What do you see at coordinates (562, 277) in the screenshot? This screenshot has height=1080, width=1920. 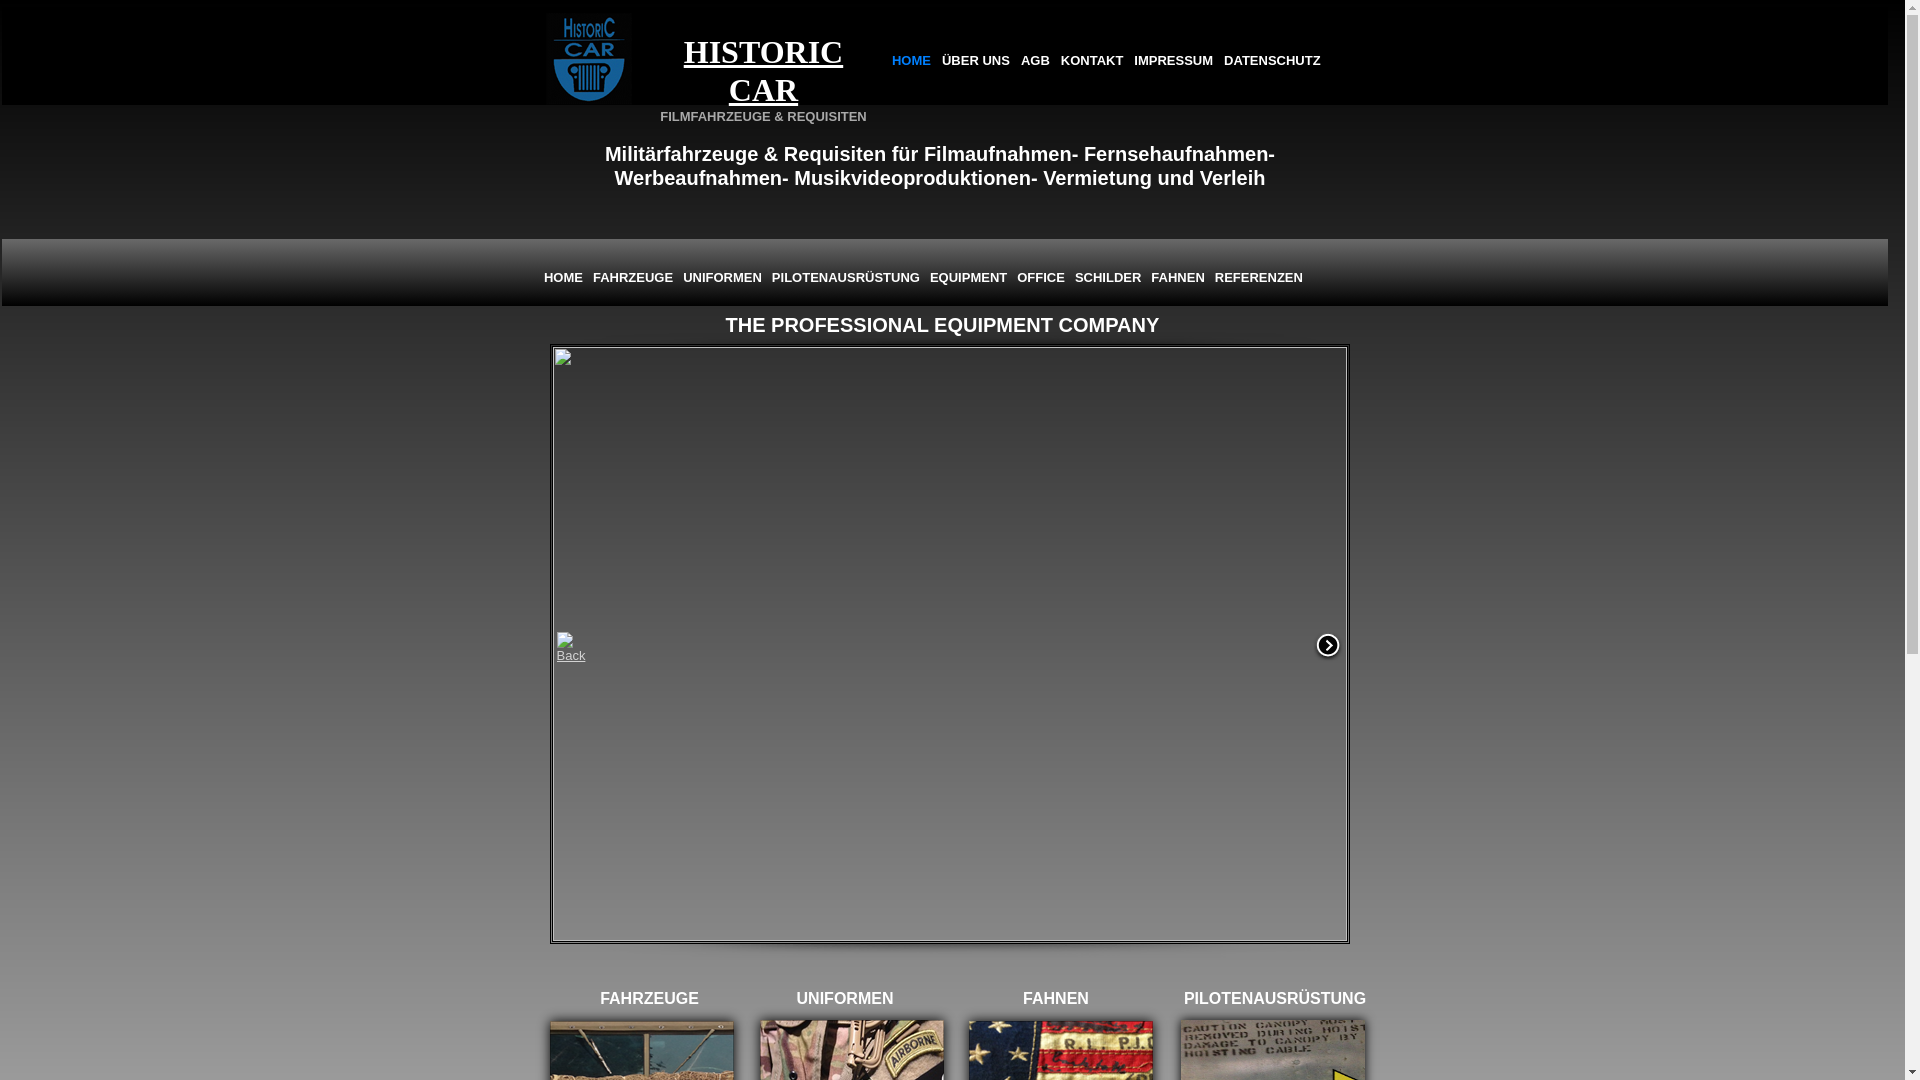 I see `'HOME'` at bounding box center [562, 277].